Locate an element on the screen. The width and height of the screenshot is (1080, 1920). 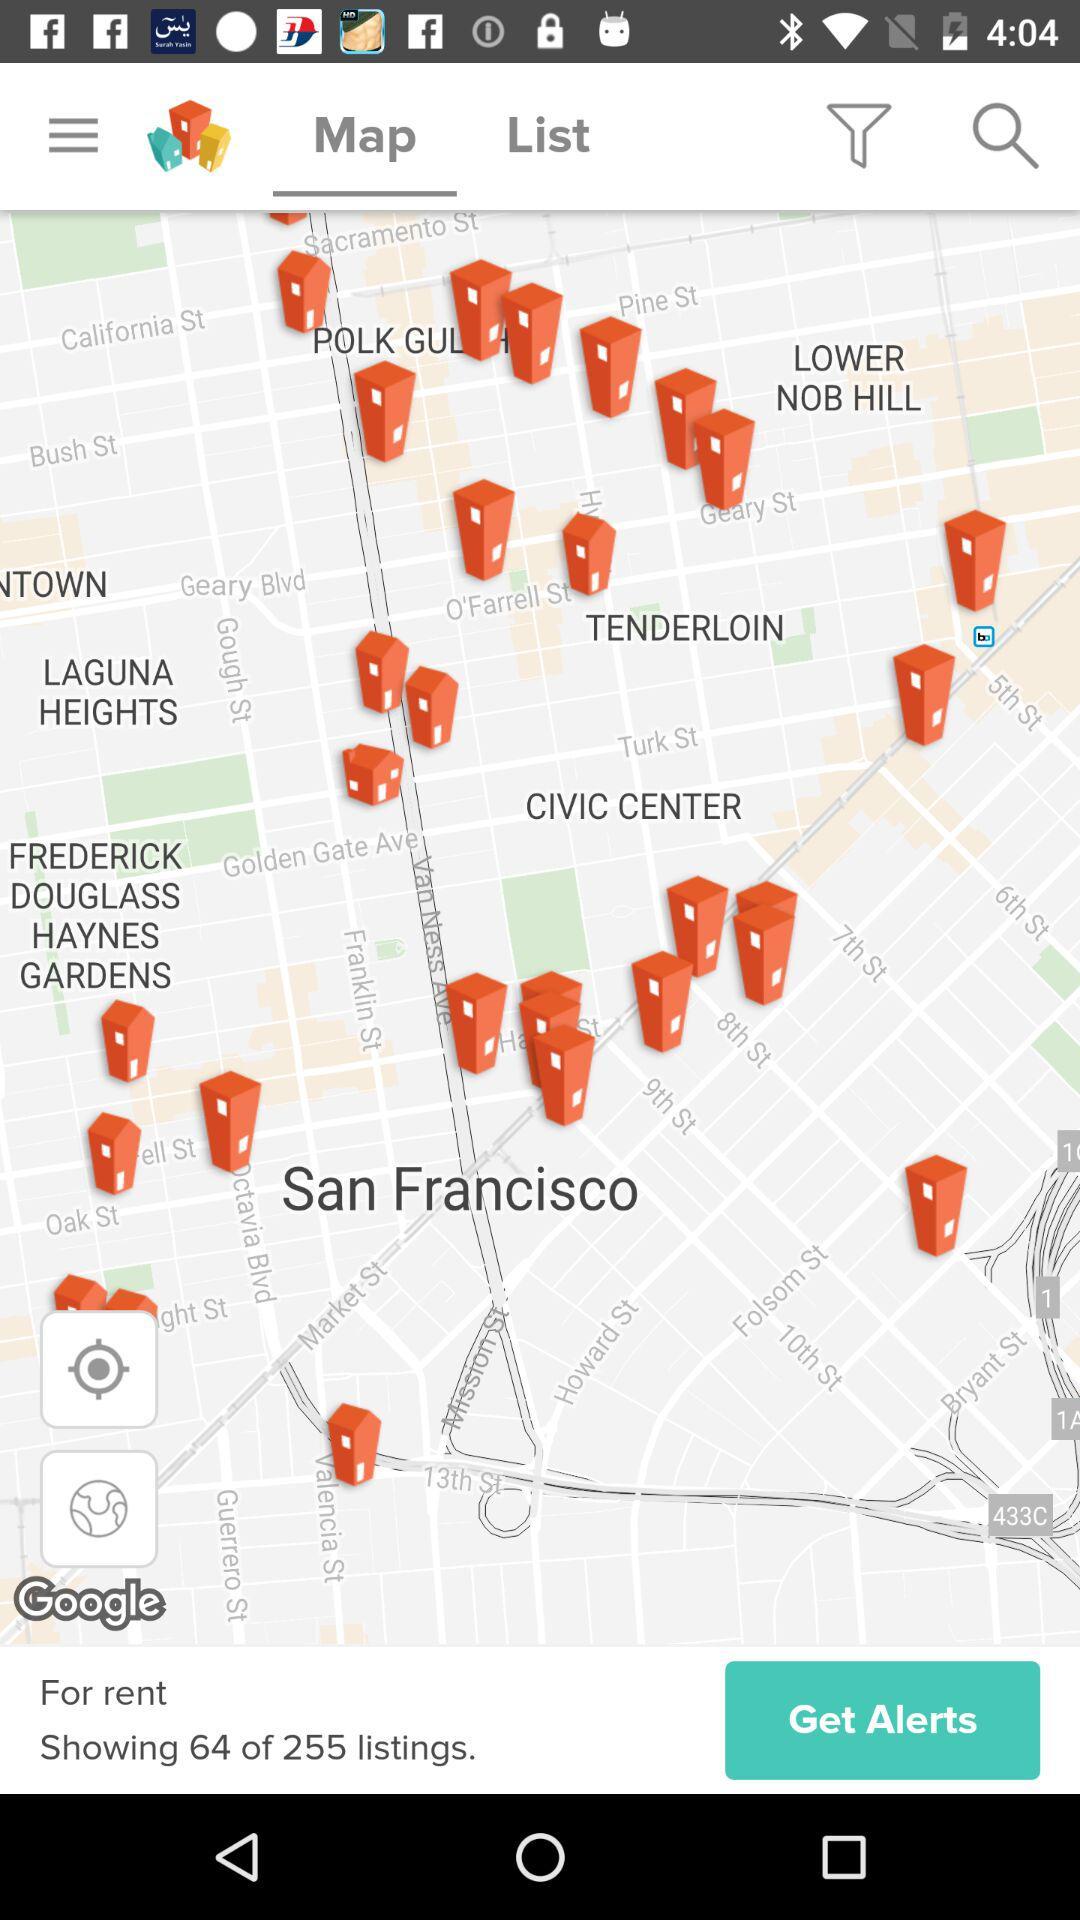
the location_crosshair icon is located at coordinates (99, 1368).